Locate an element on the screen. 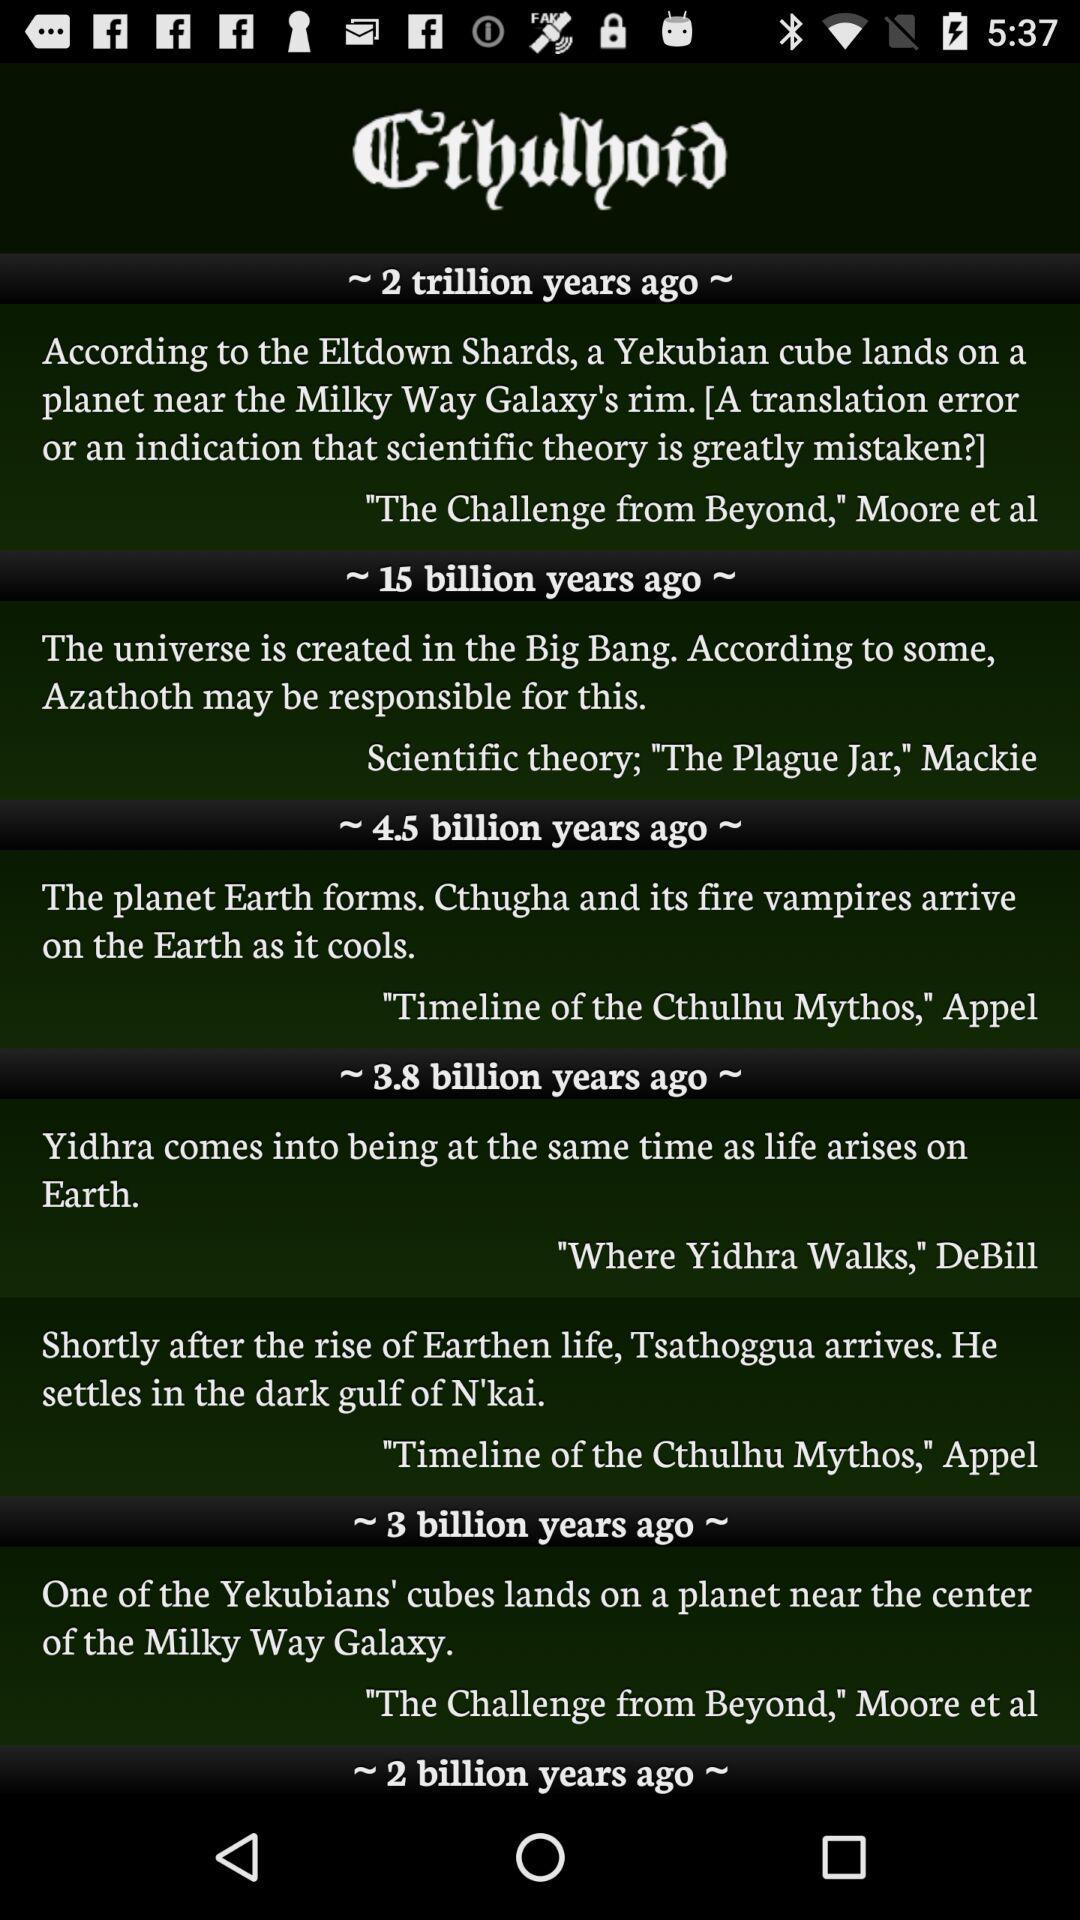 This screenshot has width=1080, height=1920. icon below the universe is icon is located at coordinates (540, 754).